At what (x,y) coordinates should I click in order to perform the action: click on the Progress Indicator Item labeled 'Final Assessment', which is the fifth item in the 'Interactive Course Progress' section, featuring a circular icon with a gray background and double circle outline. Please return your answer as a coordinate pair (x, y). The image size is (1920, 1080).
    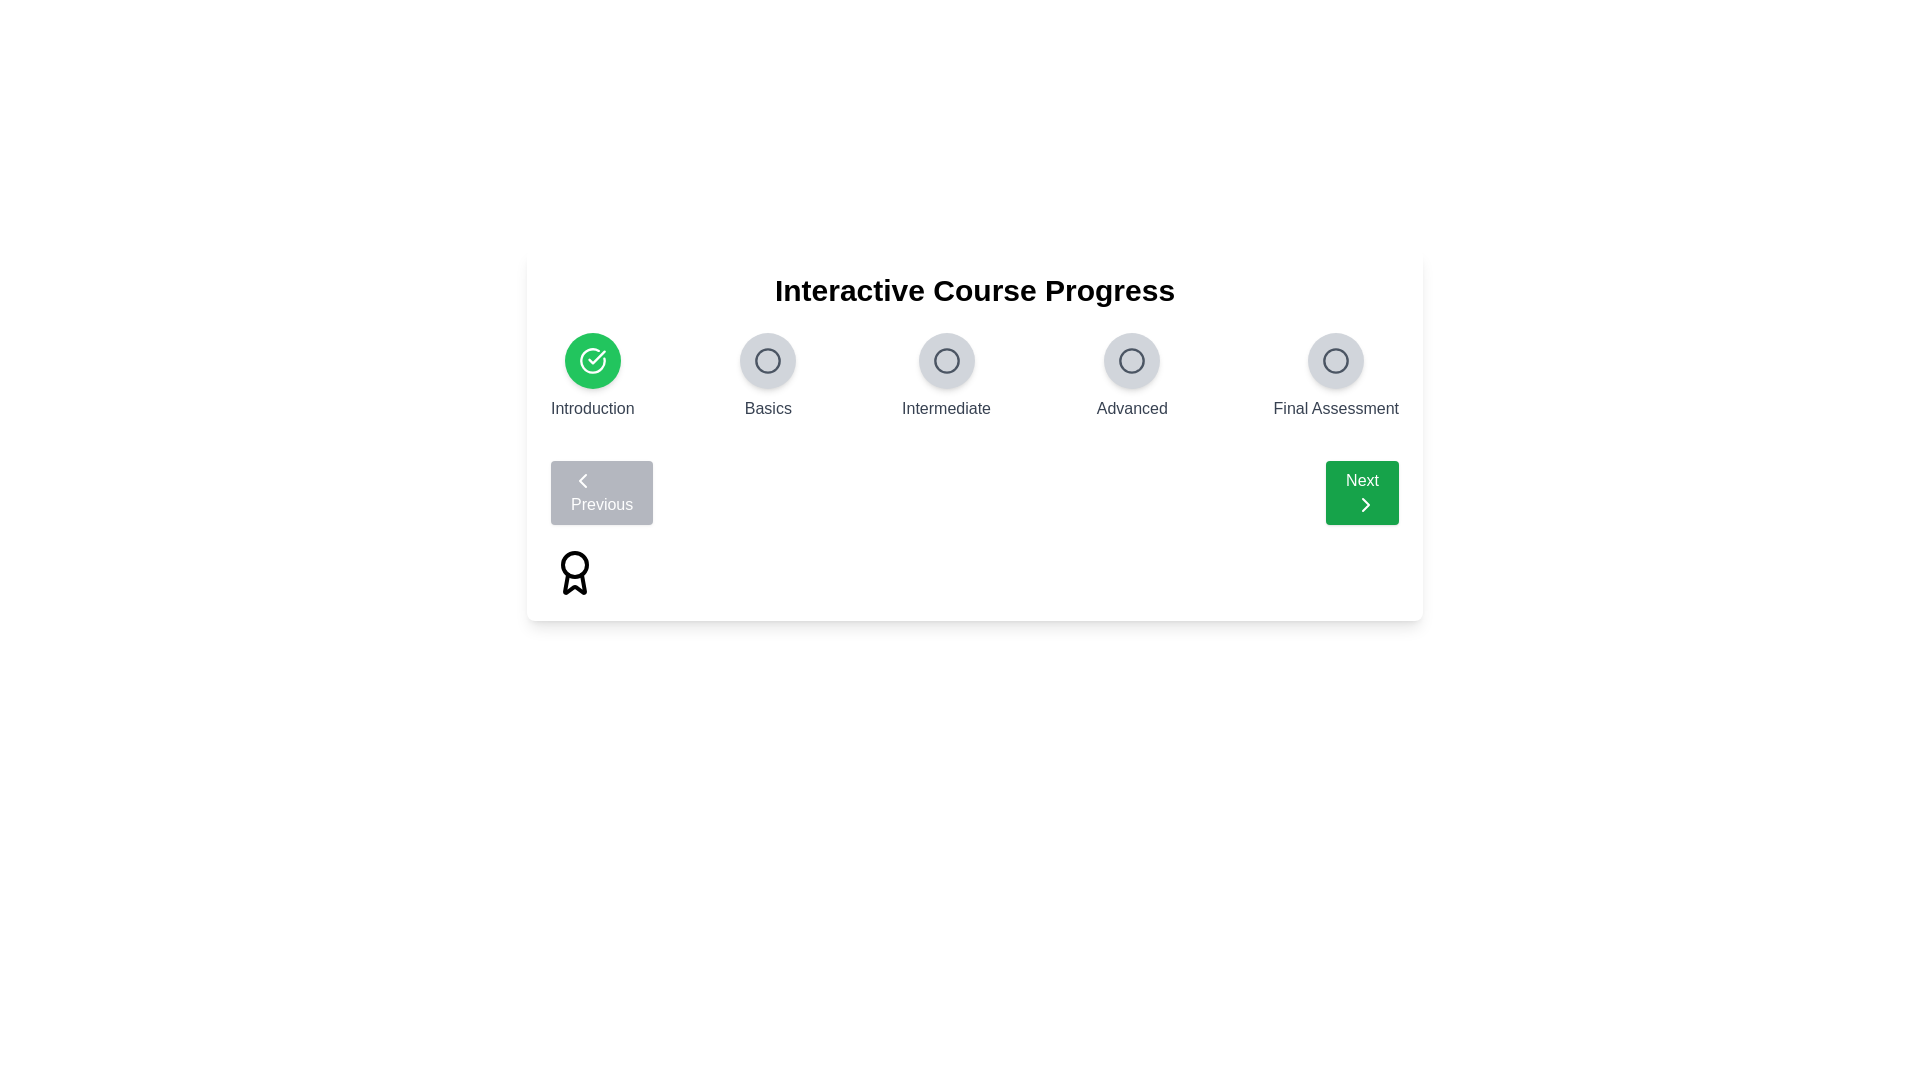
    Looking at the image, I should click on (1336, 377).